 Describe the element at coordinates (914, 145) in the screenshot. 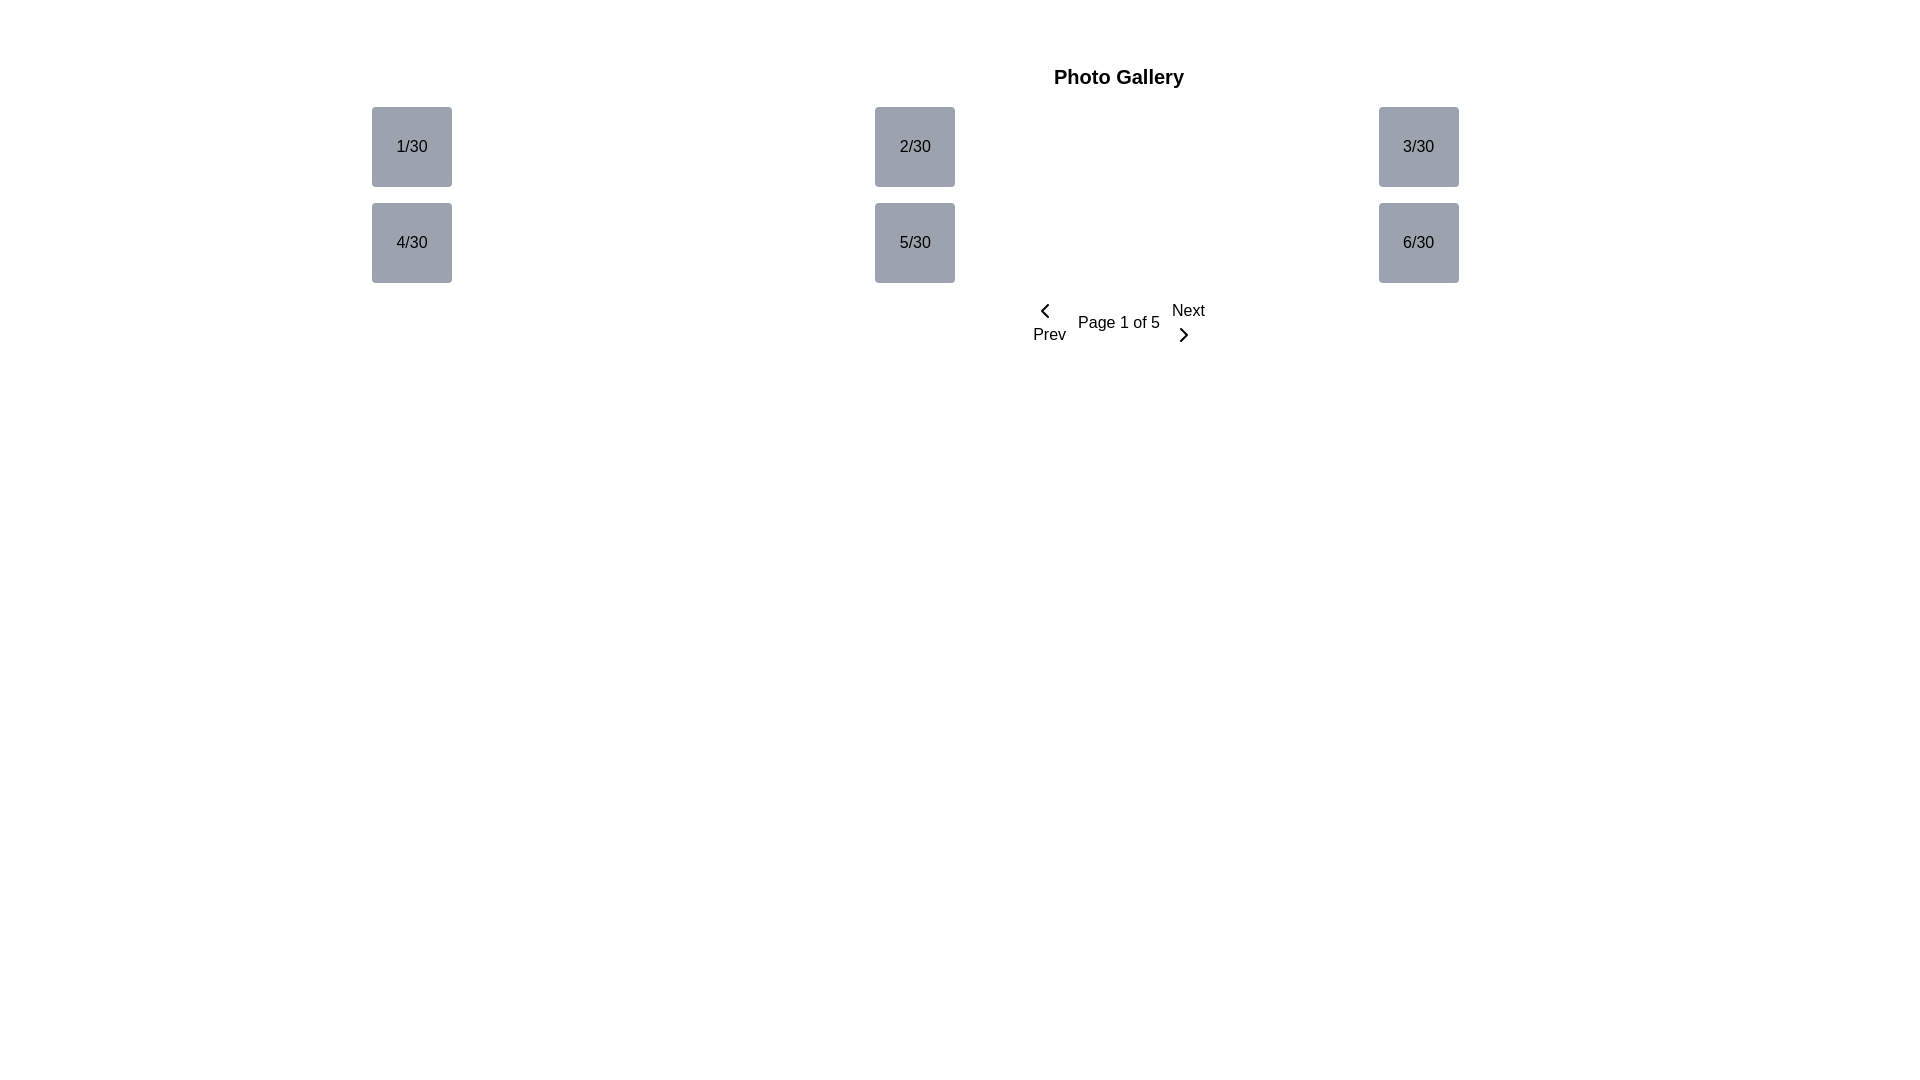

I see `the medium-gray square-shaped display label or indicator containing the text '2/30', positioned in the first row and second column of the grid under the 'Photo Gallery' header` at that location.